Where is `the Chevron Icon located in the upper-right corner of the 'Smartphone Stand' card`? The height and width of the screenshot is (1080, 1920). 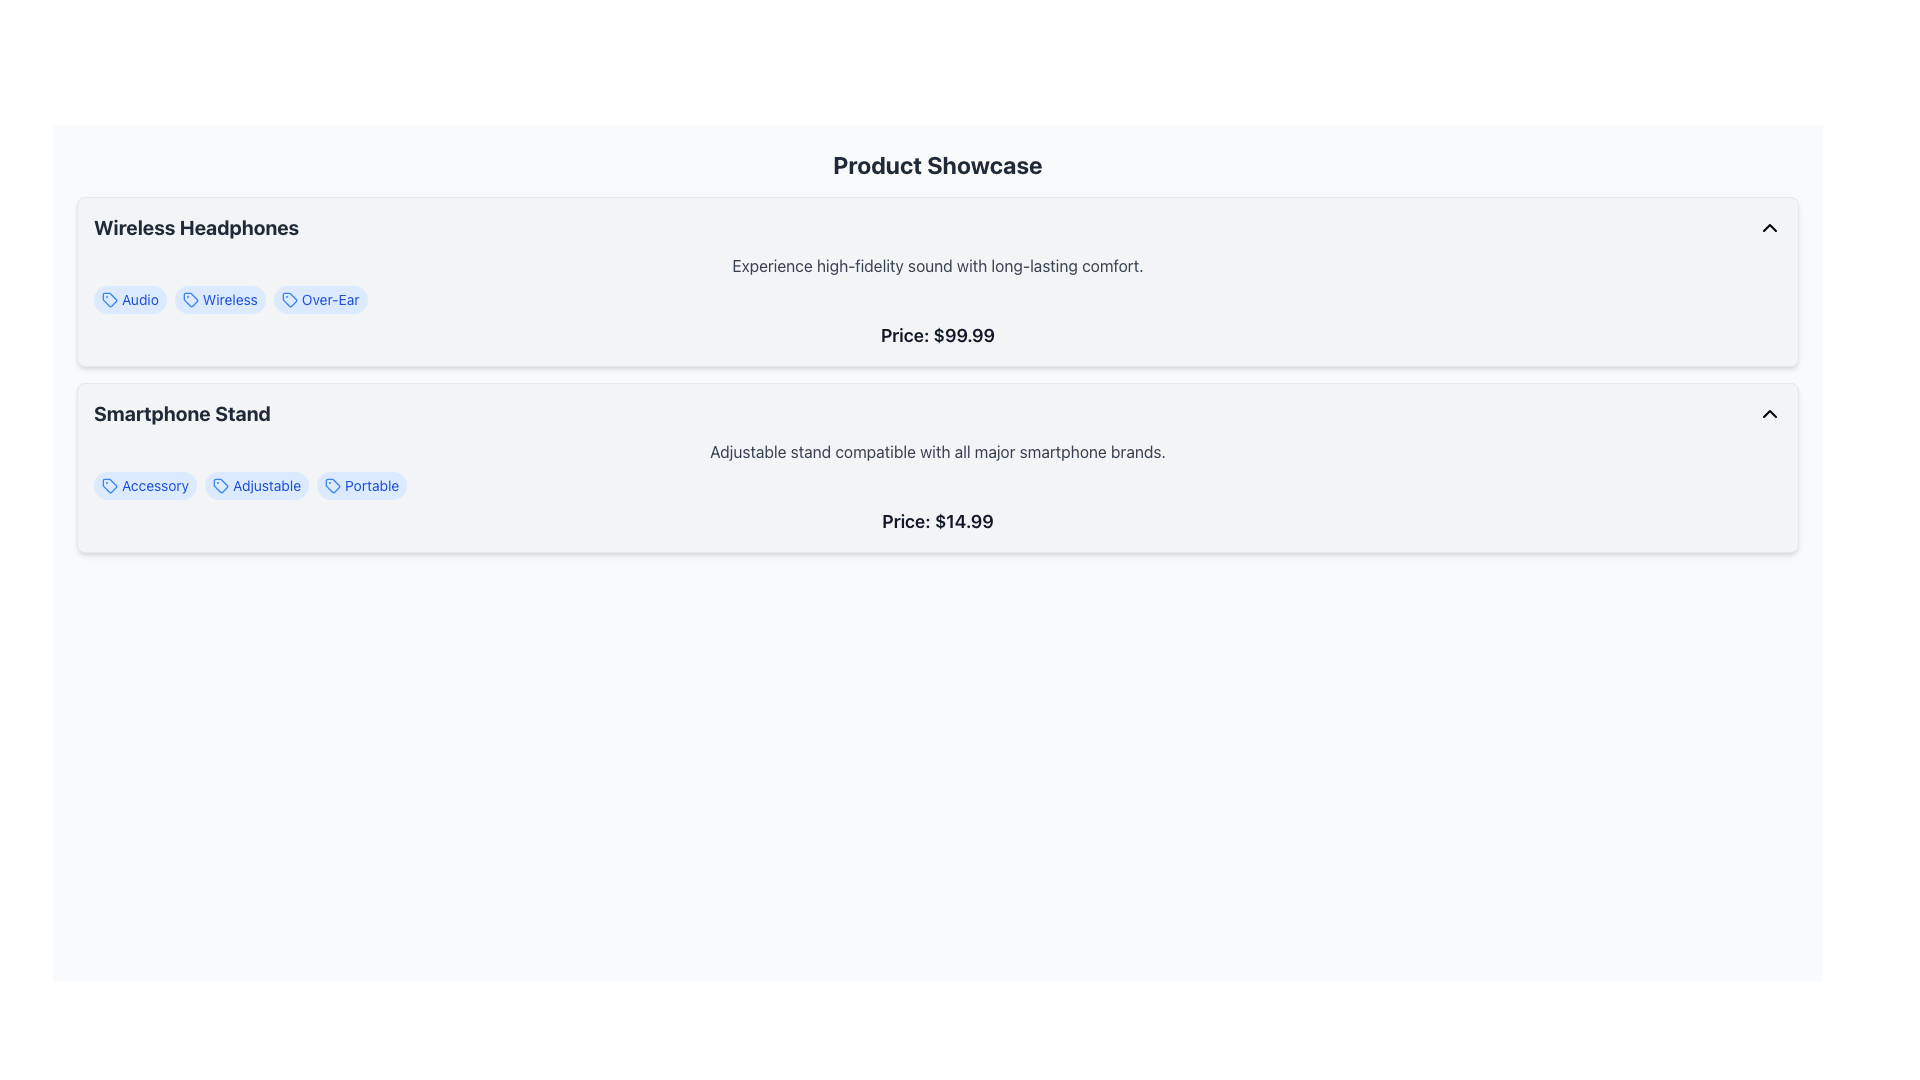 the Chevron Icon located in the upper-right corner of the 'Smartphone Stand' card is located at coordinates (1770, 412).